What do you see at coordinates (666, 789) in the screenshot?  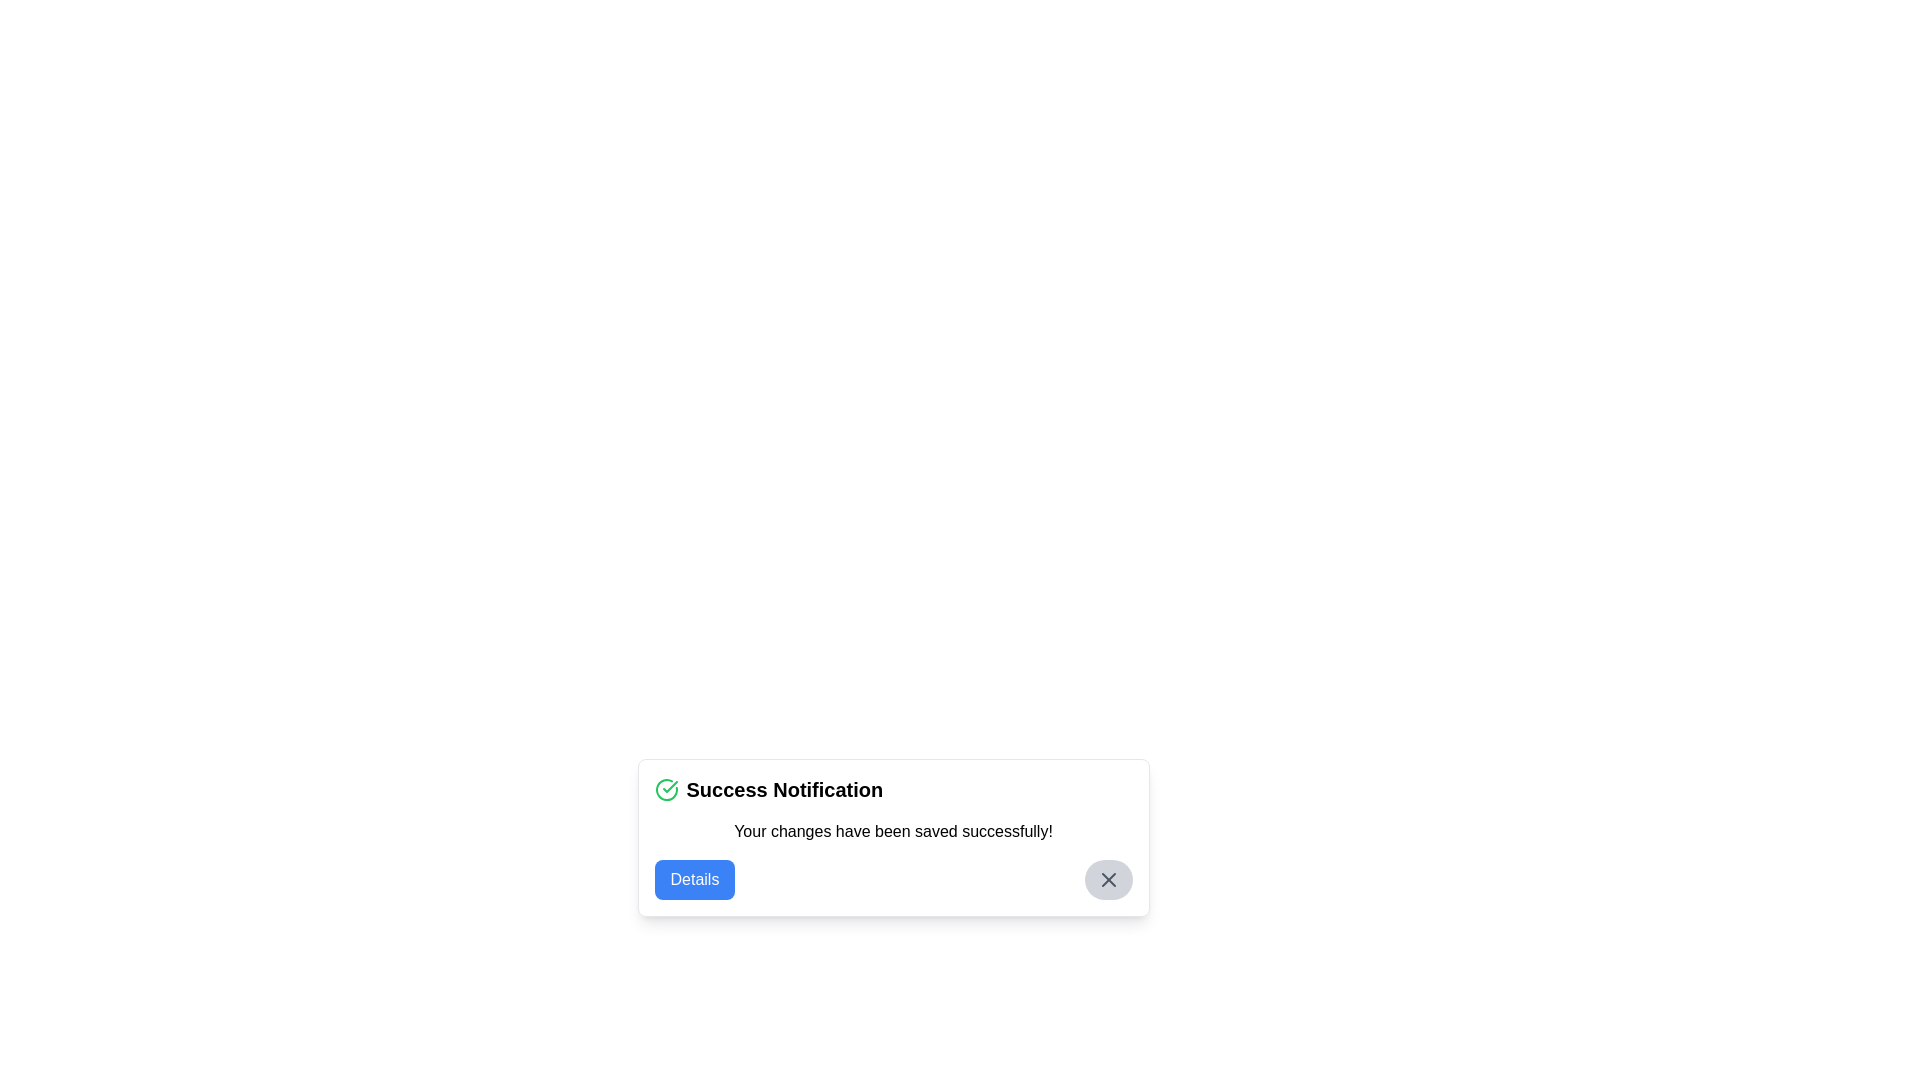 I see `the circular icon with a green checkmark overlay, which is located to the left of the 'Success Notification' text` at bounding box center [666, 789].